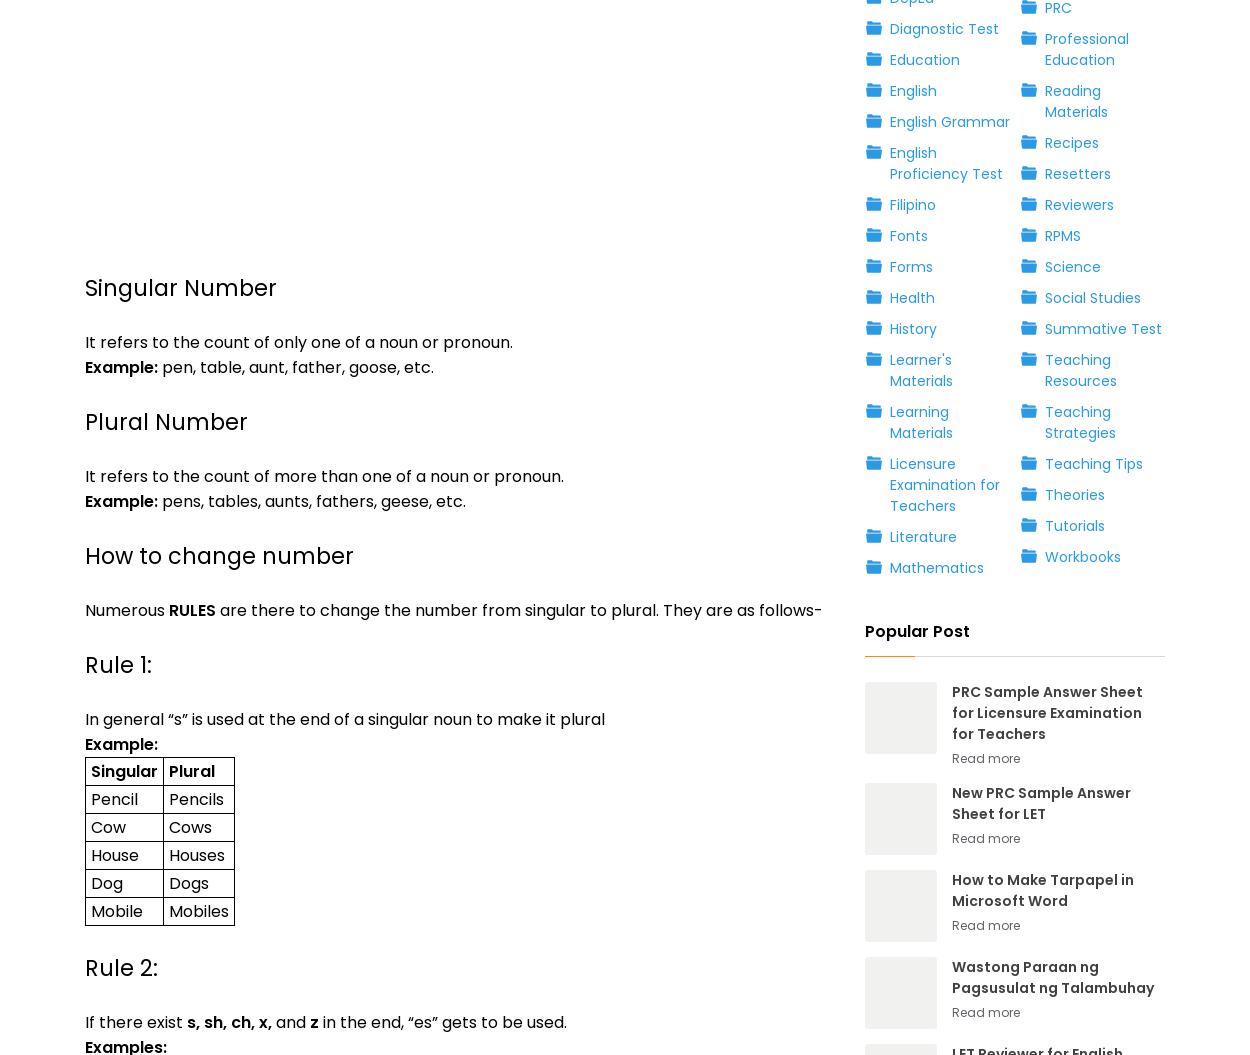 Image resolution: width=1250 pixels, height=1055 pixels. What do you see at coordinates (591, 921) in the screenshot?
I see `'By using this website, you agree that we and our partners may set cookies for purposes such as customising content and advertising.'` at bounding box center [591, 921].